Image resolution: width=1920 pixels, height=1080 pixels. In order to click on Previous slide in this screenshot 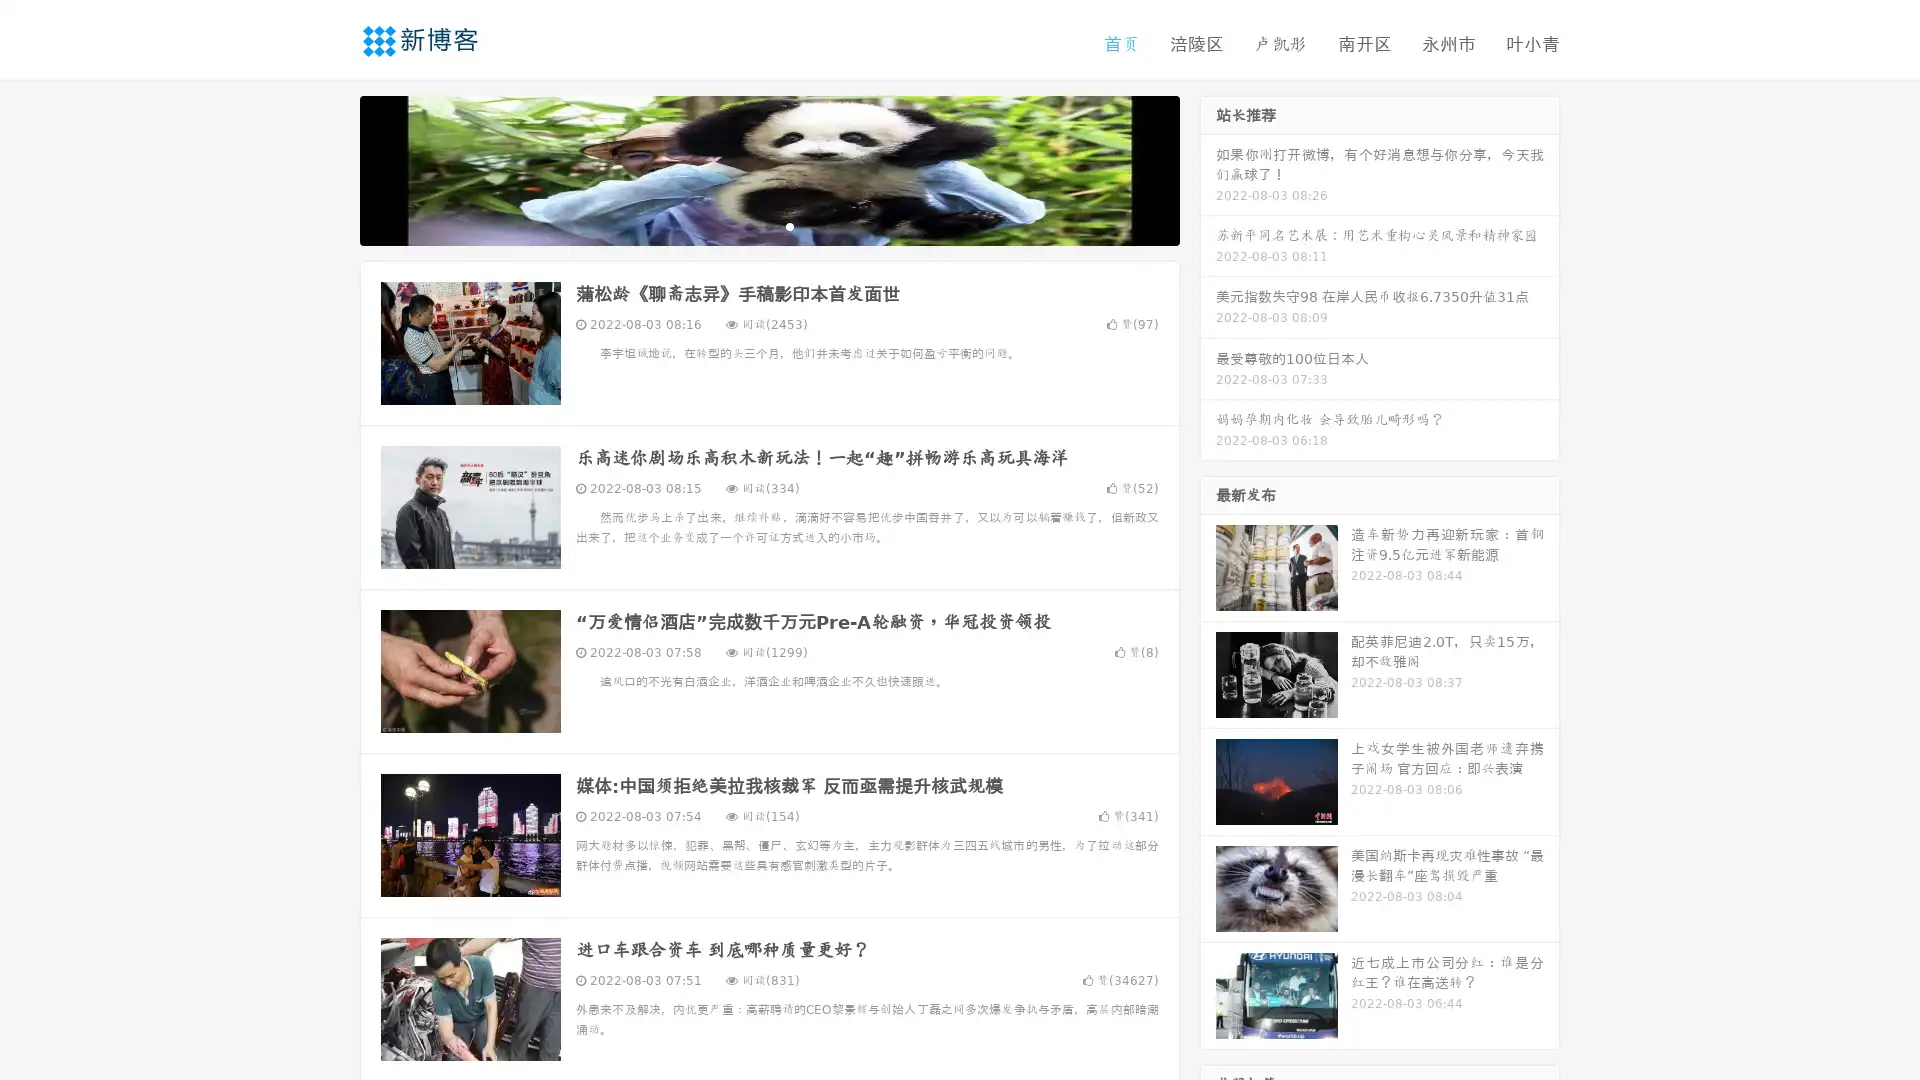, I will do `click(330, 168)`.